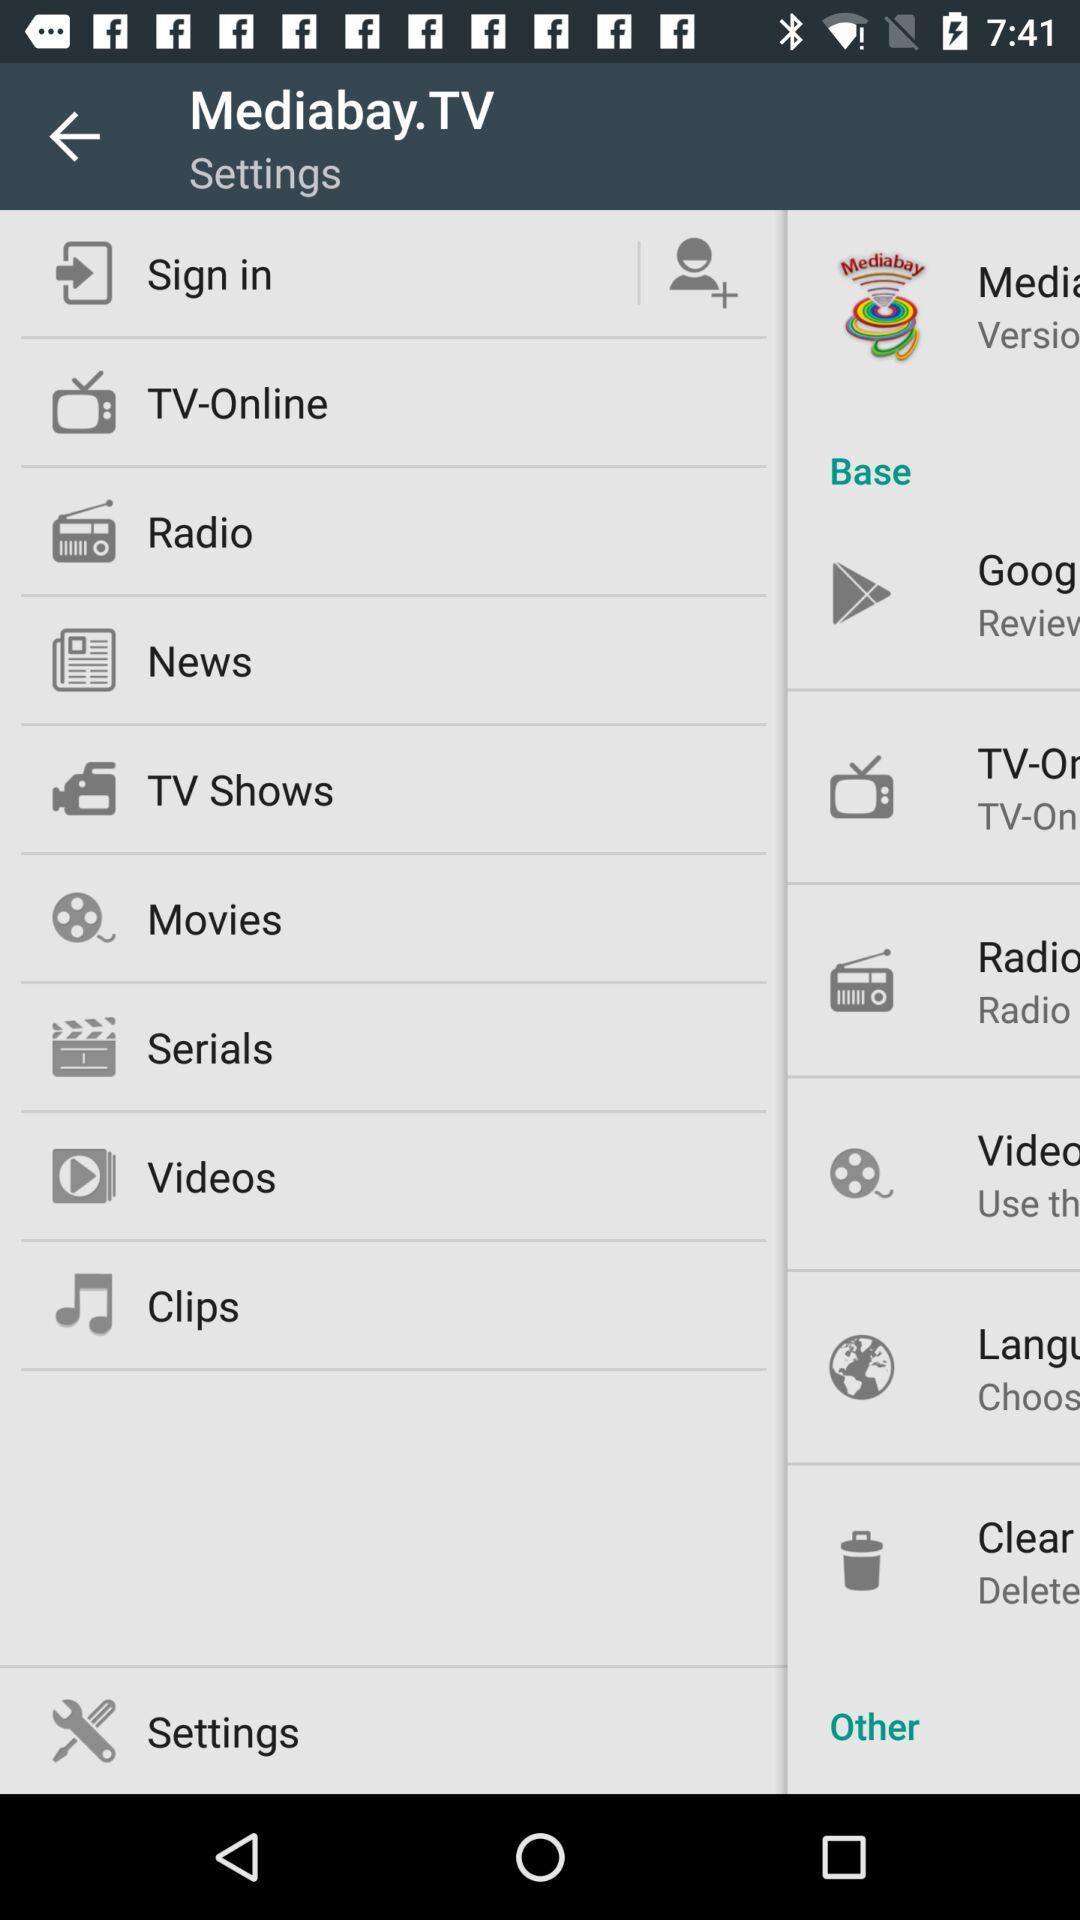  What do you see at coordinates (1028, 333) in the screenshot?
I see `the version 1 2 icon` at bounding box center [1028, 333].